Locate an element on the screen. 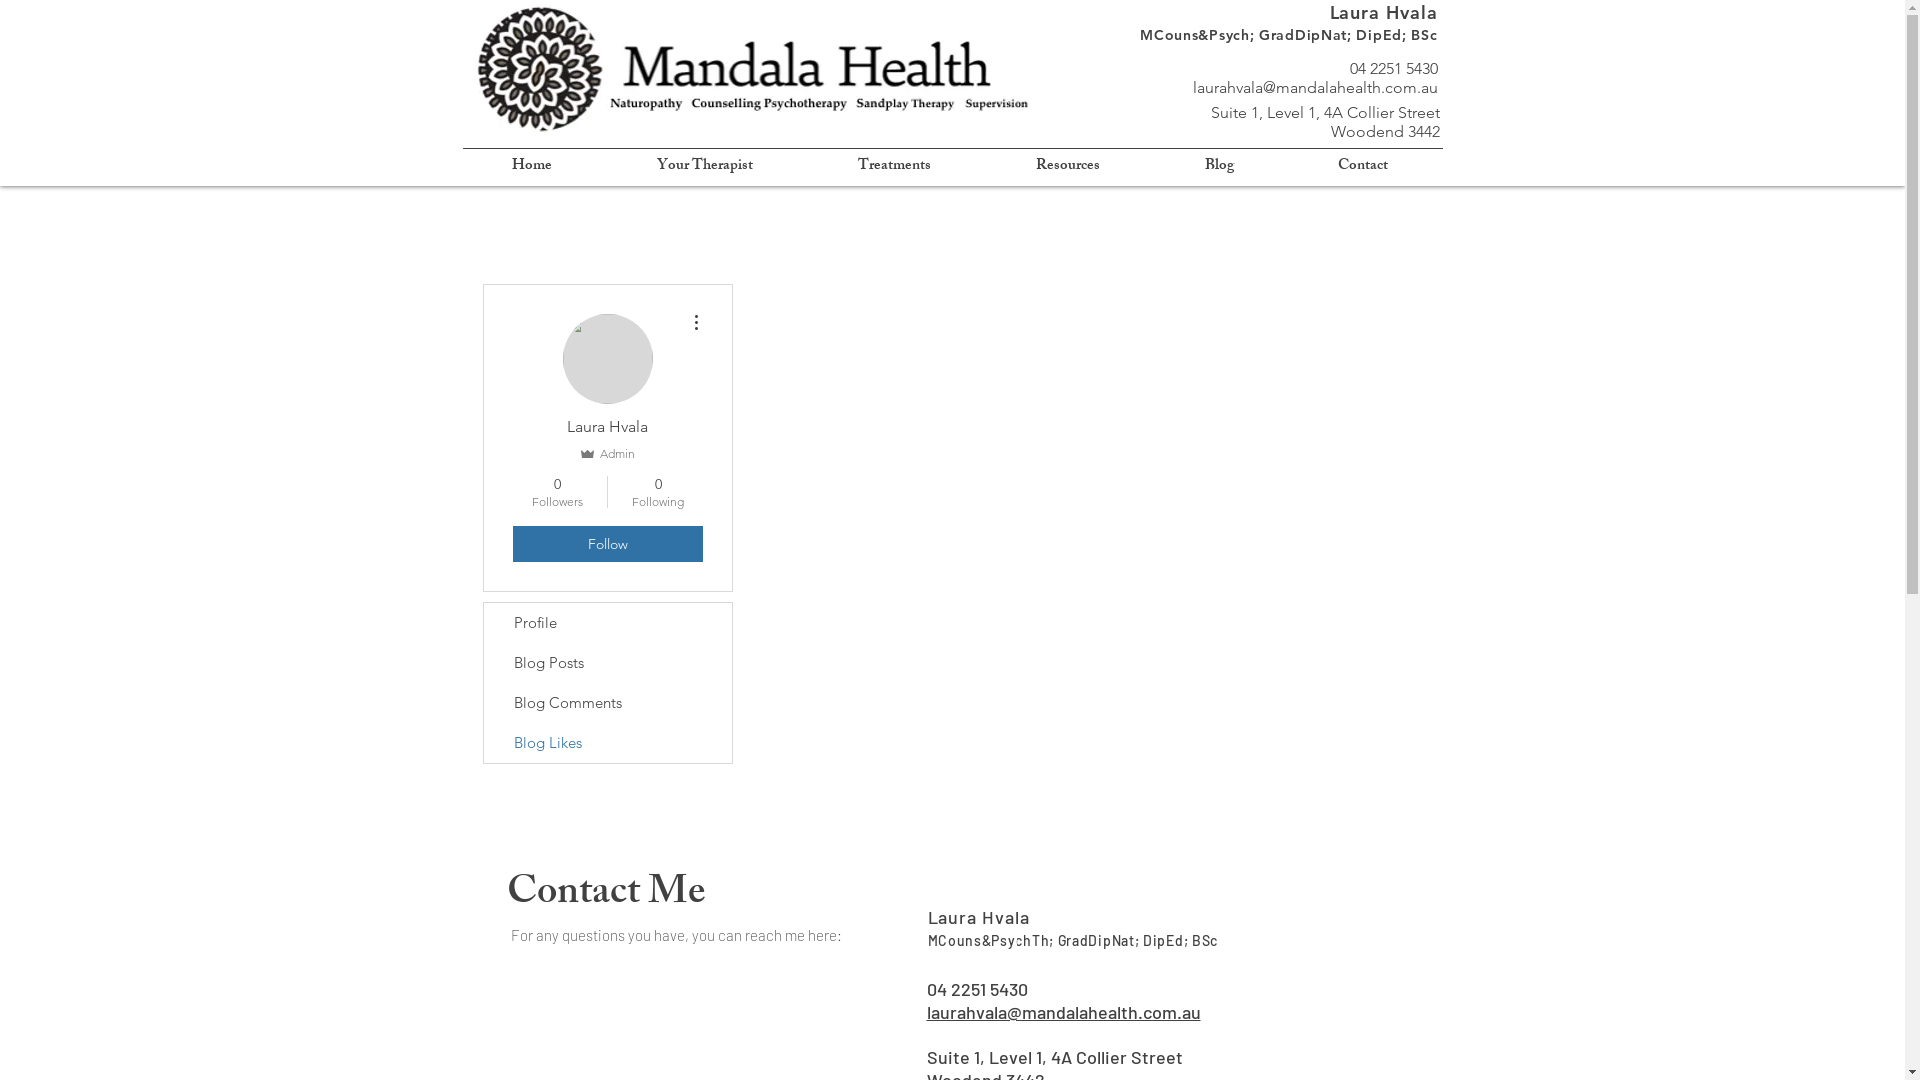  'Resources' is located at coordinates (1067, 165).